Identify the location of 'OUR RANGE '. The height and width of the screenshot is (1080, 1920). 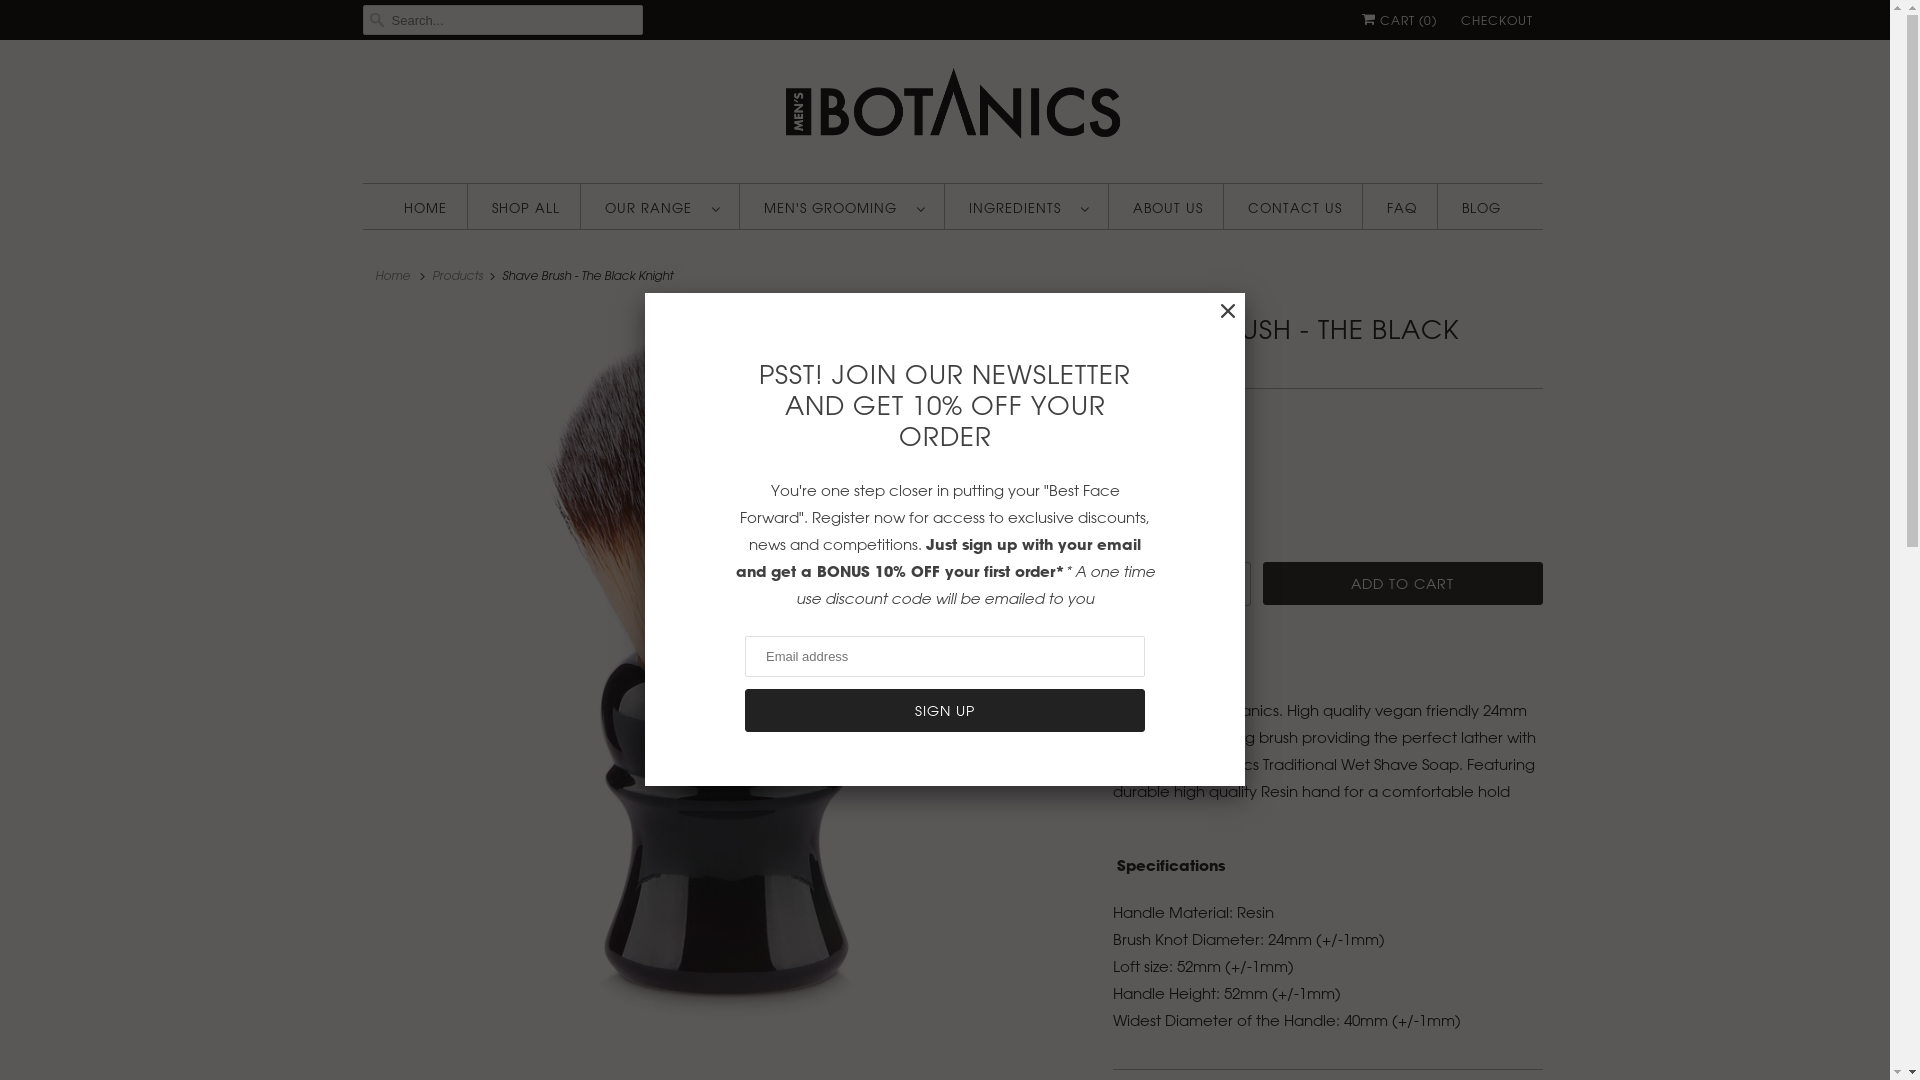
(603, 207).